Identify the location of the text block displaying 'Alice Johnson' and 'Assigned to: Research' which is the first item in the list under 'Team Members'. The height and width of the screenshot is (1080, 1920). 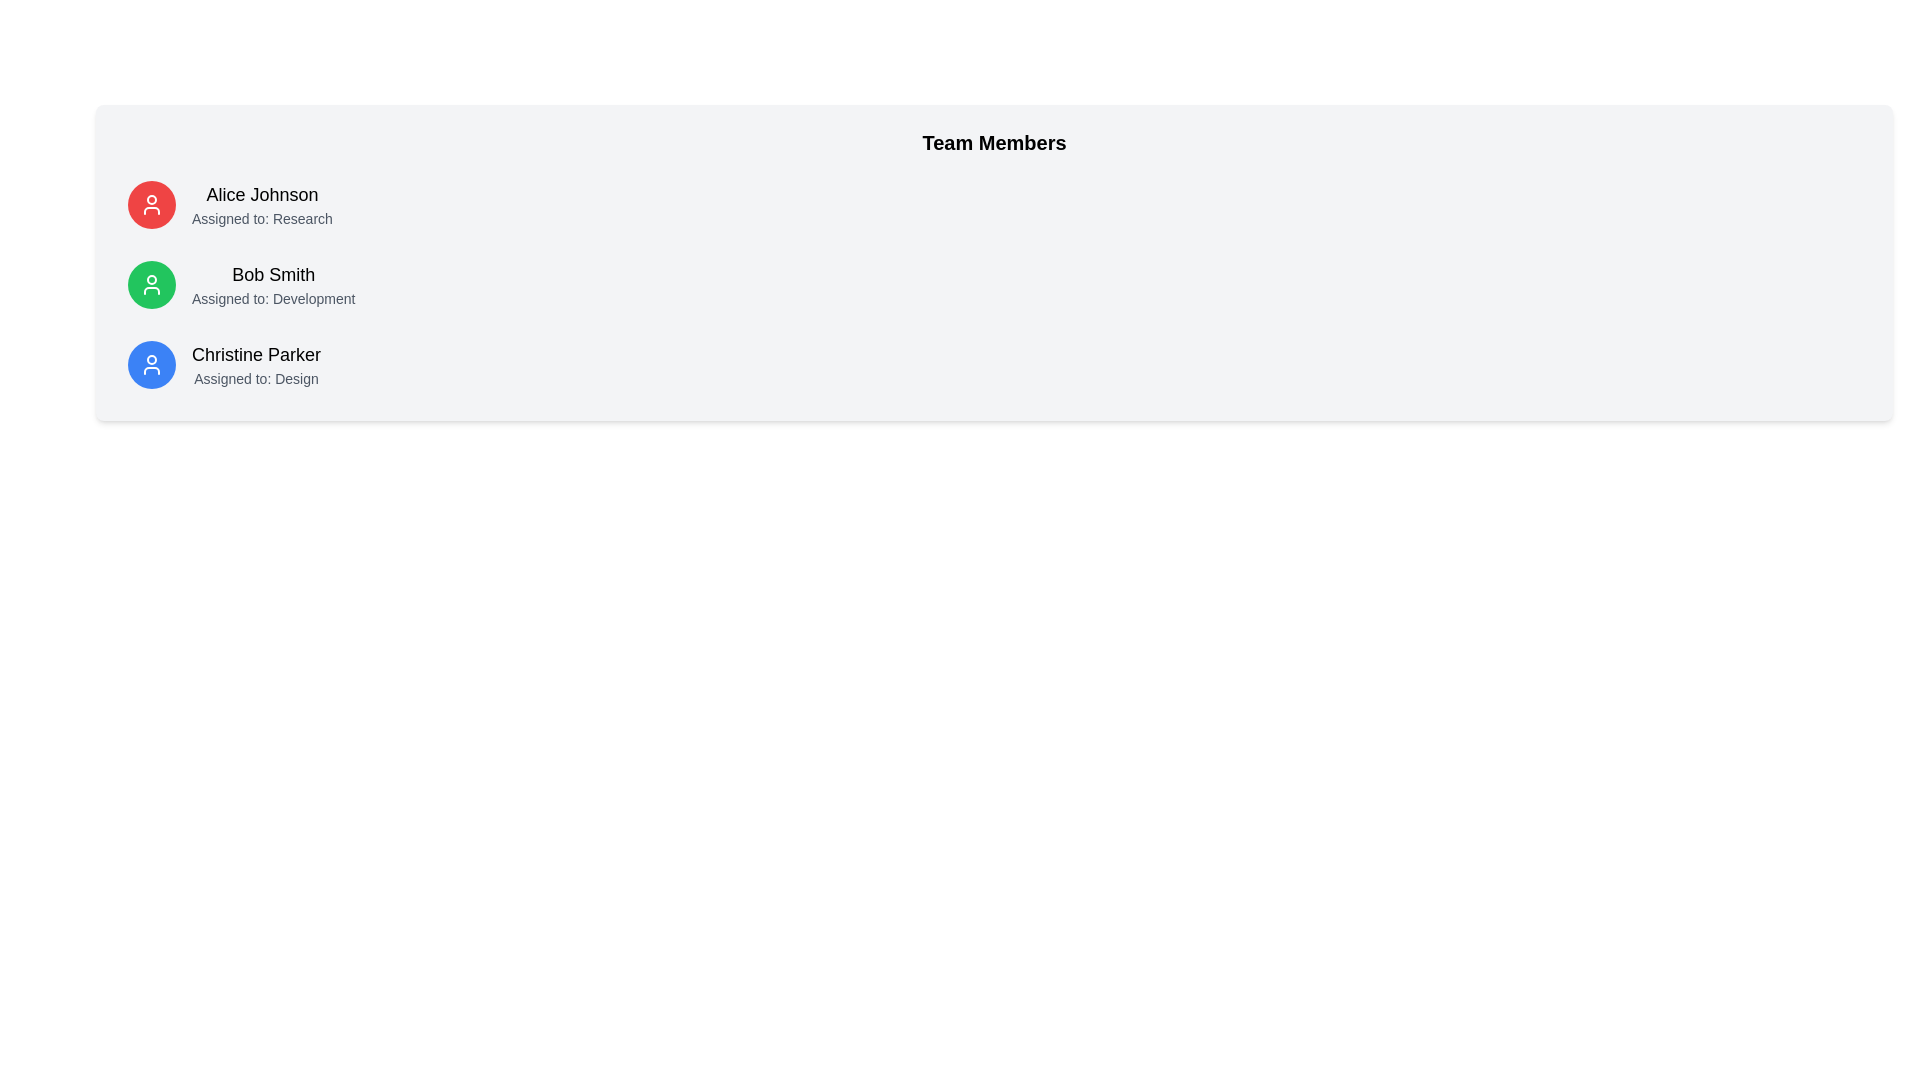
(261, 204).